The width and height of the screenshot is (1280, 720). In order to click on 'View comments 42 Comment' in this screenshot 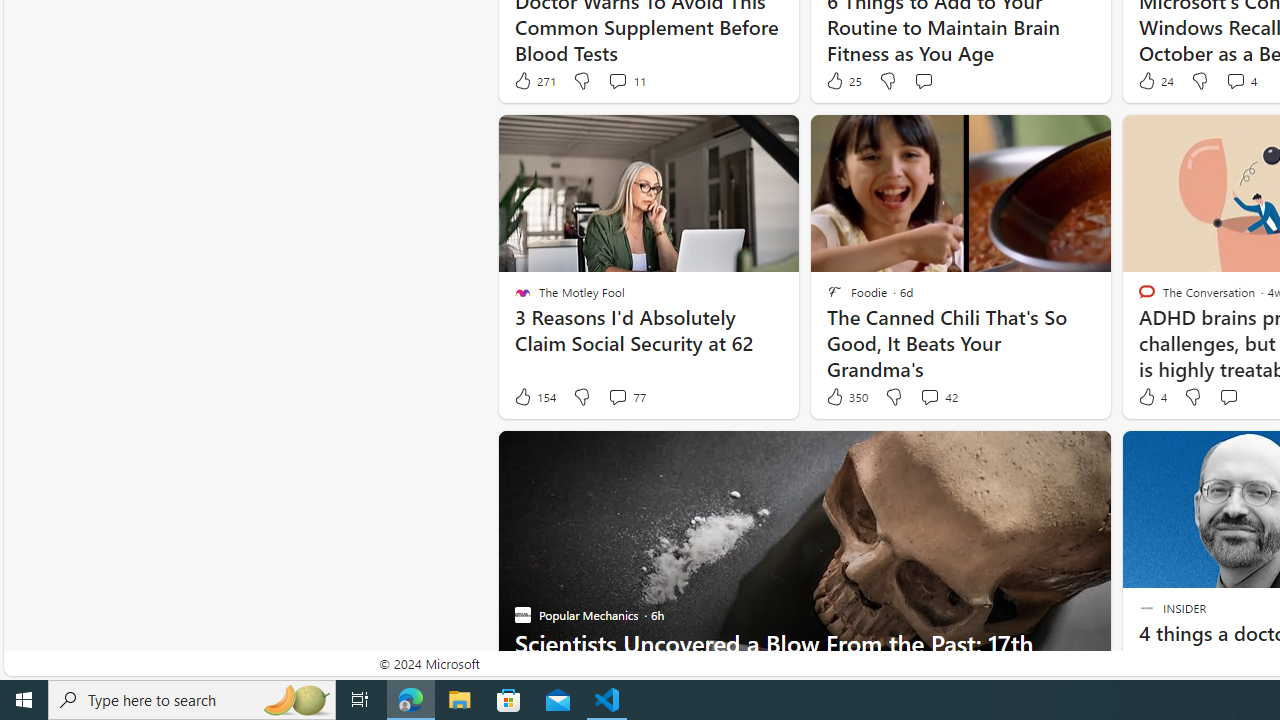, I will do `click(937, 397)`.